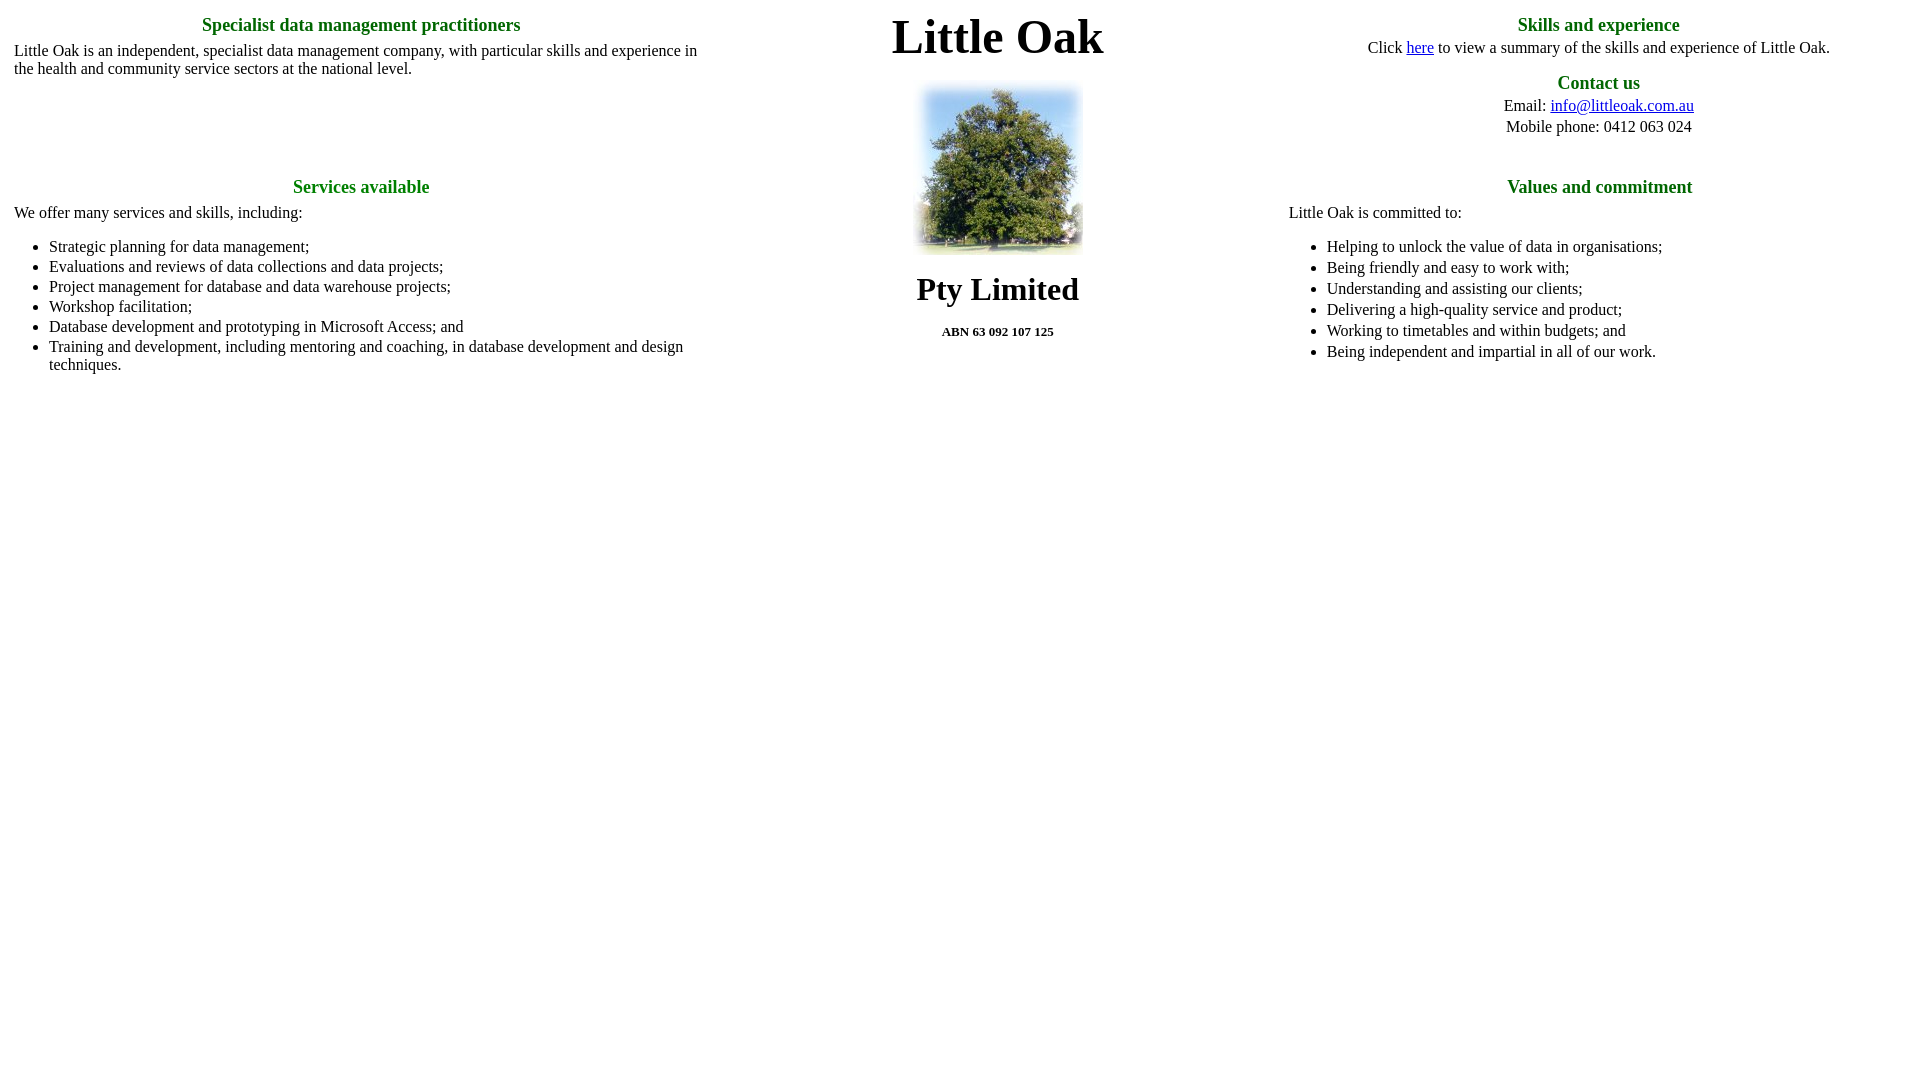 The width and height of the screenshot is (1920, 1080). Describe the element at coordinates (1419, 46) in the screenshot. I see `'here'` at that location.